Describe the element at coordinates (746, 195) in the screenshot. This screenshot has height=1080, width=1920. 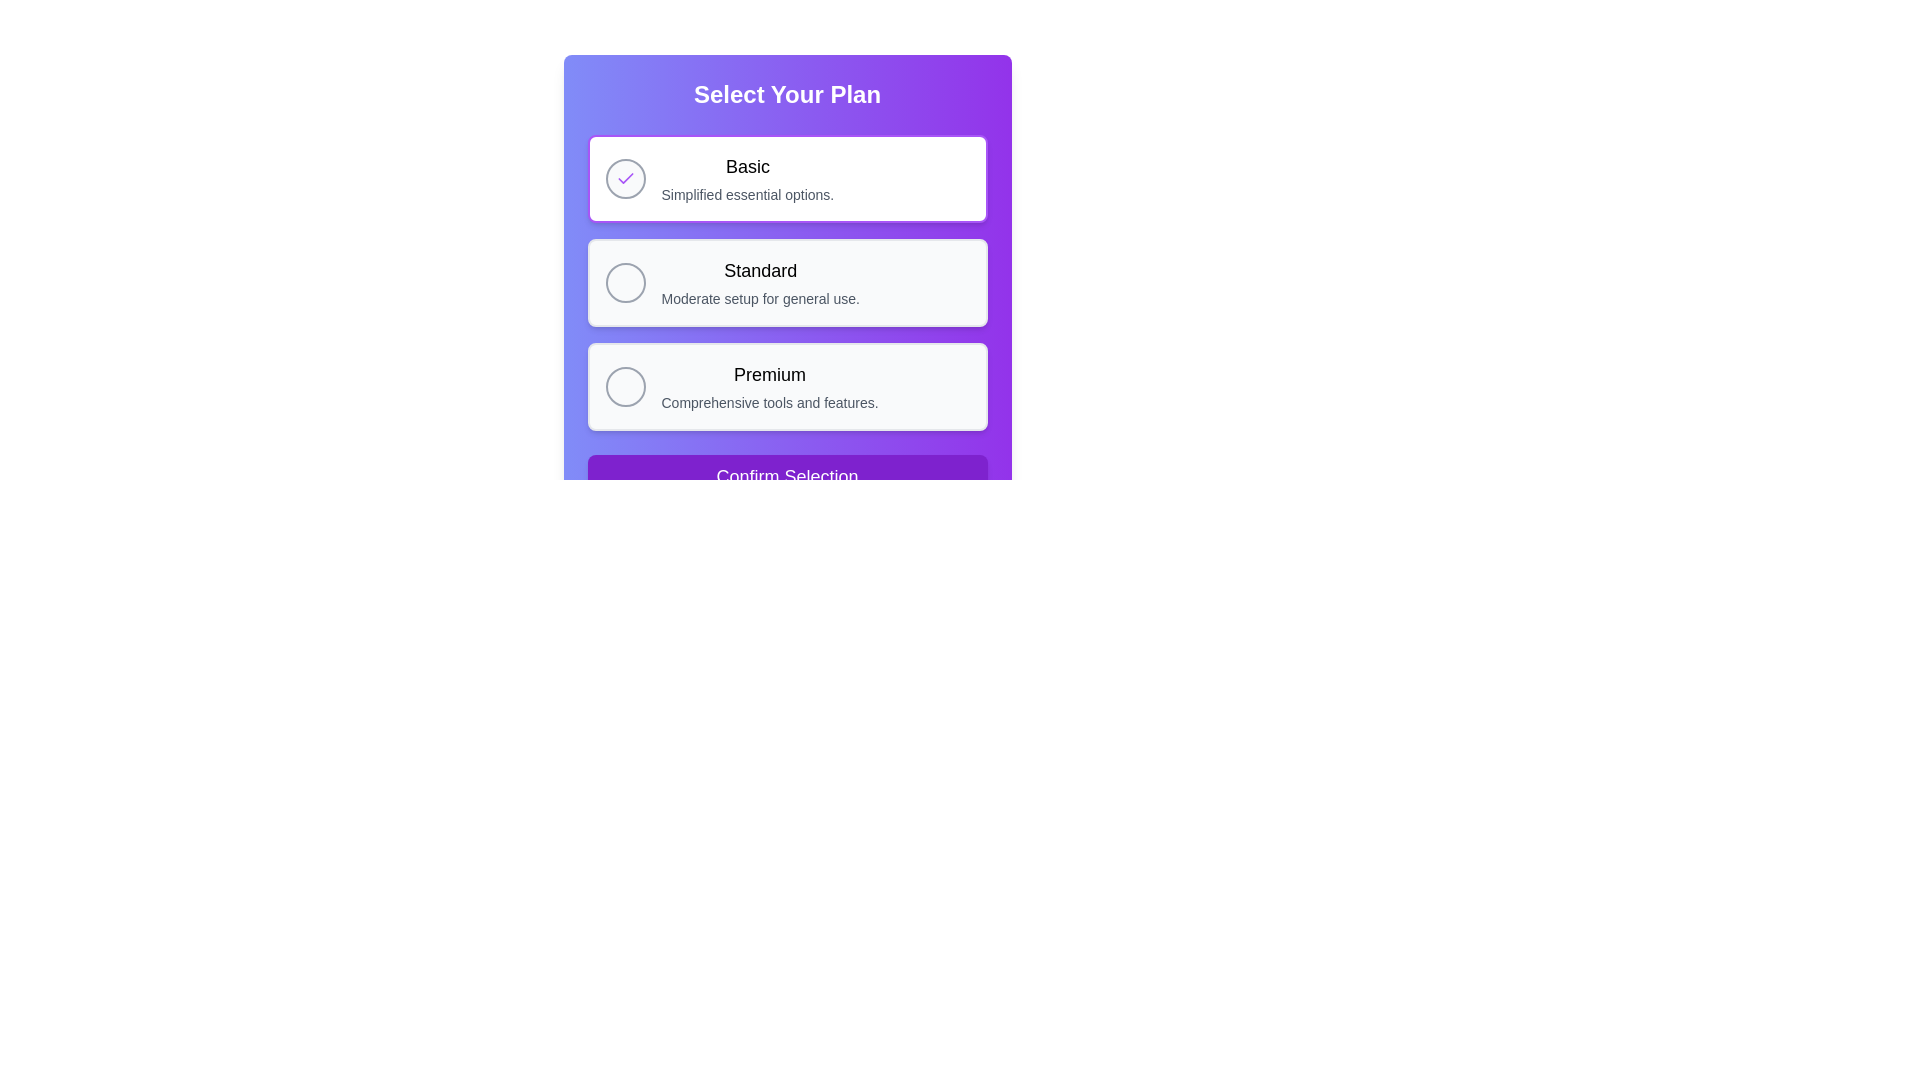
I see `supplementary text element located beneath the 'Basic' heading in the vertical arrangement on the purple background interface` at that location.